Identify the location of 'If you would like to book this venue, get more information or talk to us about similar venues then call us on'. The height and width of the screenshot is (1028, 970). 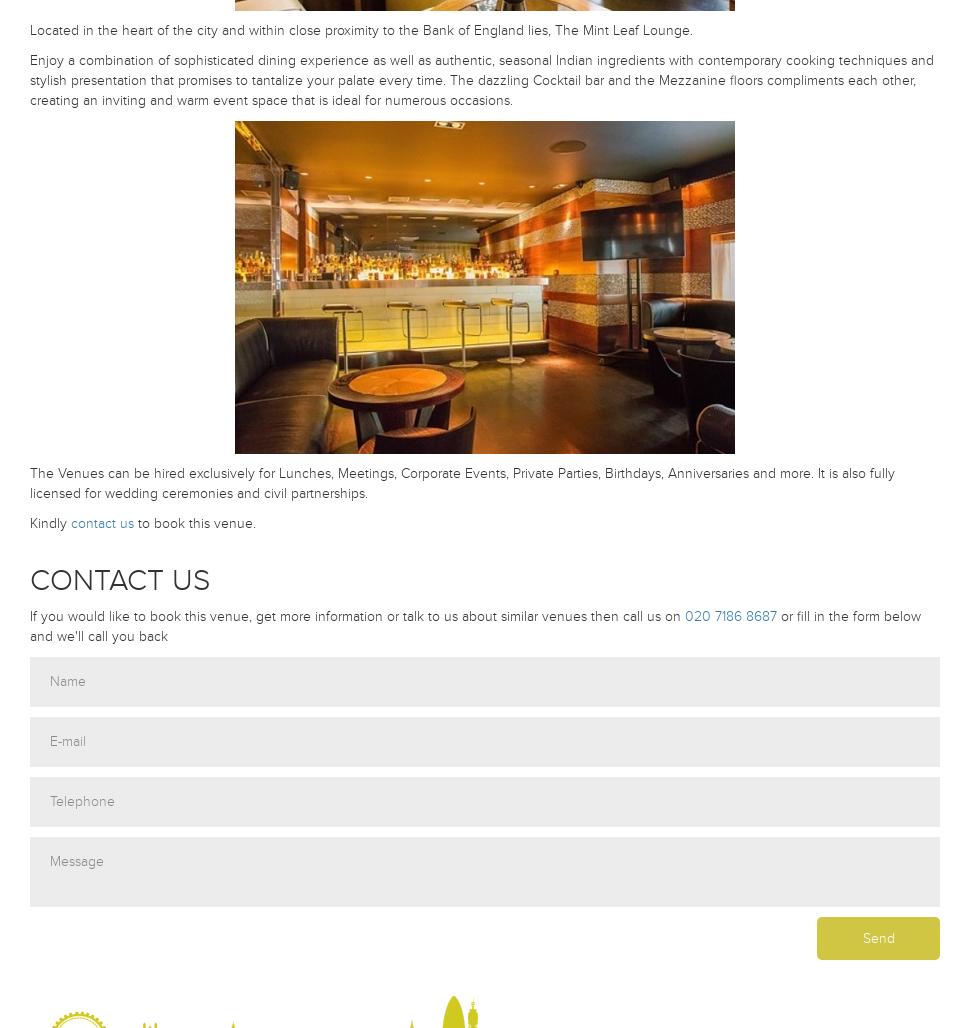
(356, 615).